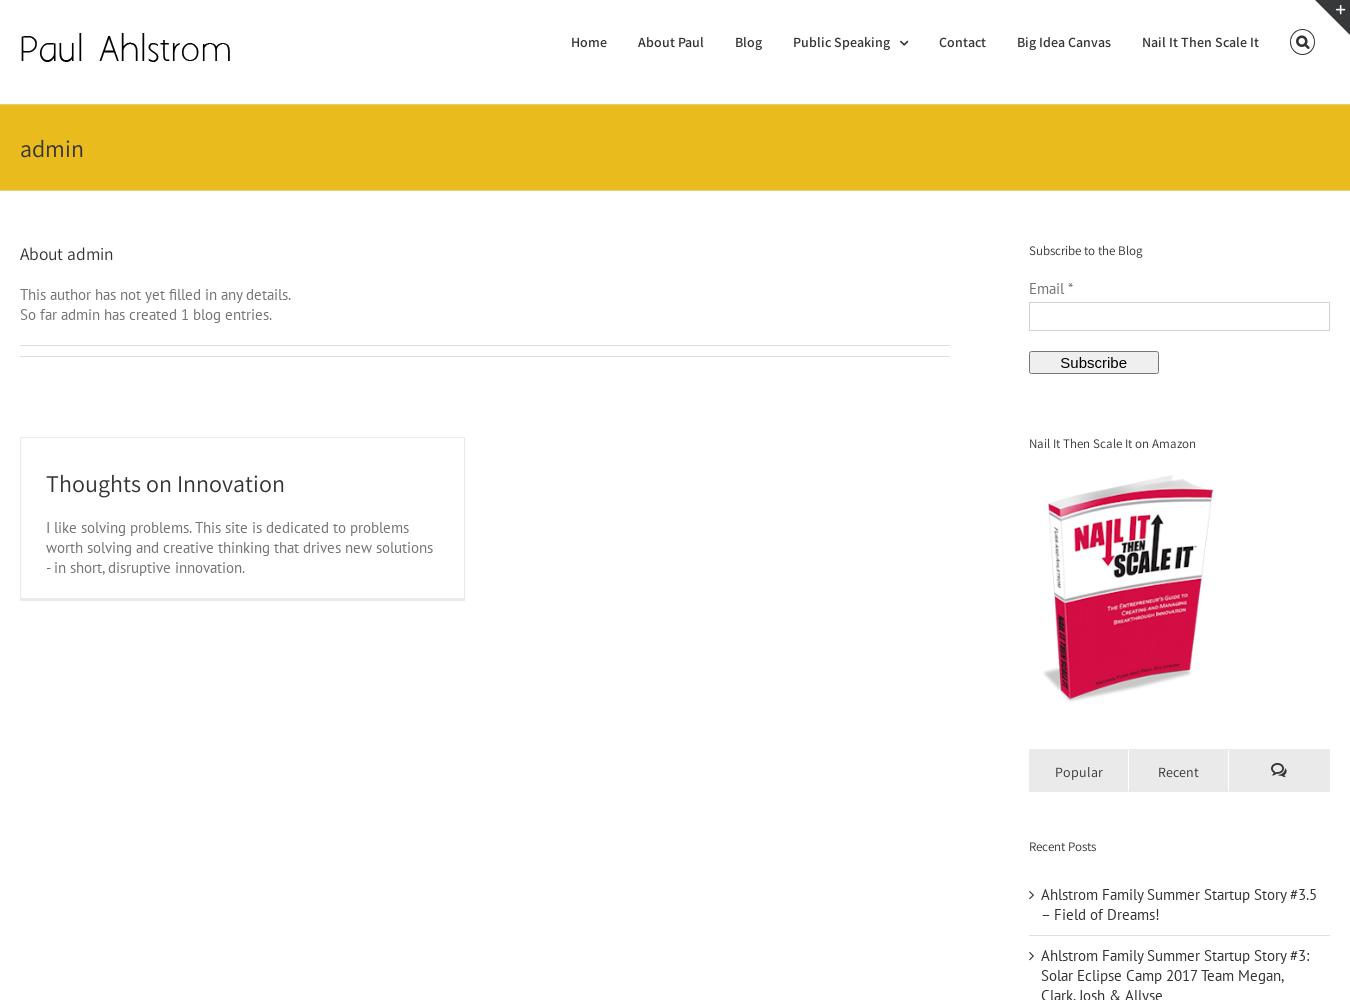 The image size is (1350, 1000). I want to click on 'Subscribe to the Blog', so click(1084, 250).